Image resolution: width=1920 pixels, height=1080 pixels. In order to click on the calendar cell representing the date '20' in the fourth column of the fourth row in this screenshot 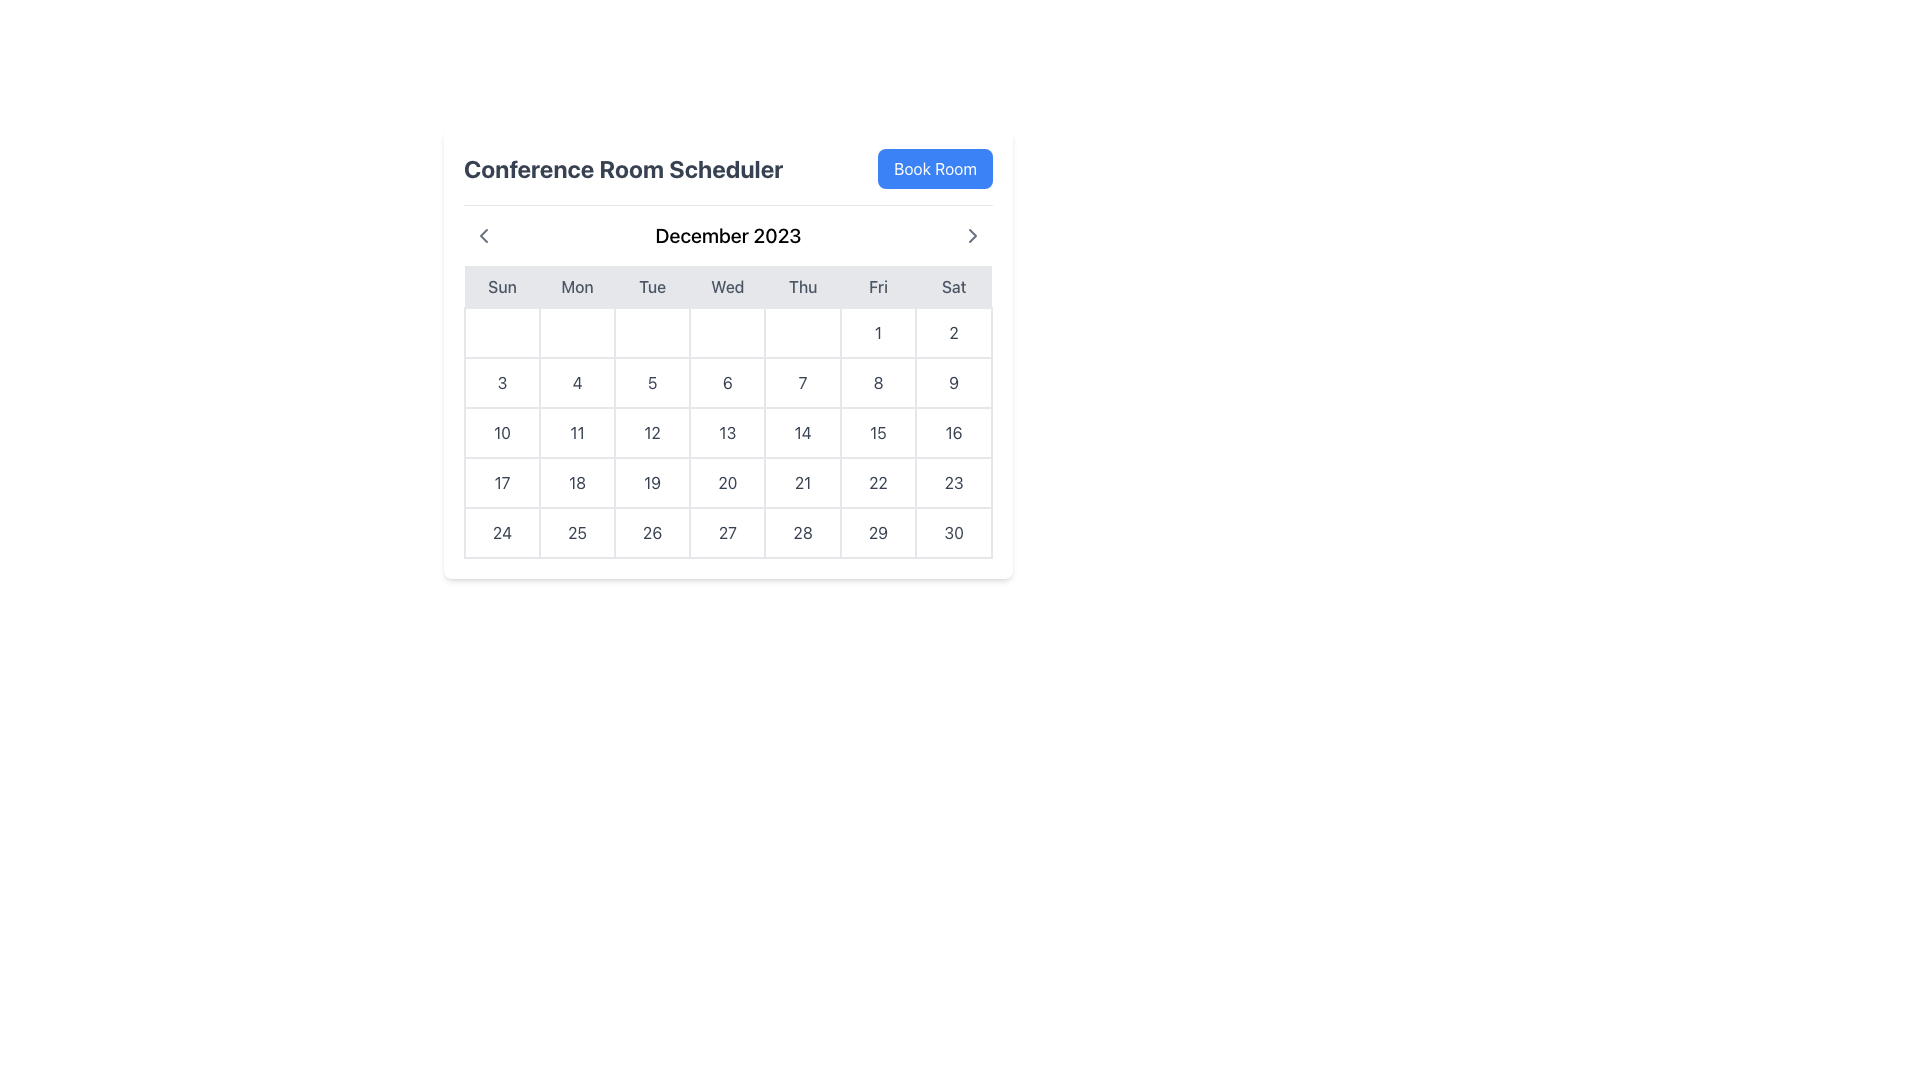, I will do `click(727, 482)`.